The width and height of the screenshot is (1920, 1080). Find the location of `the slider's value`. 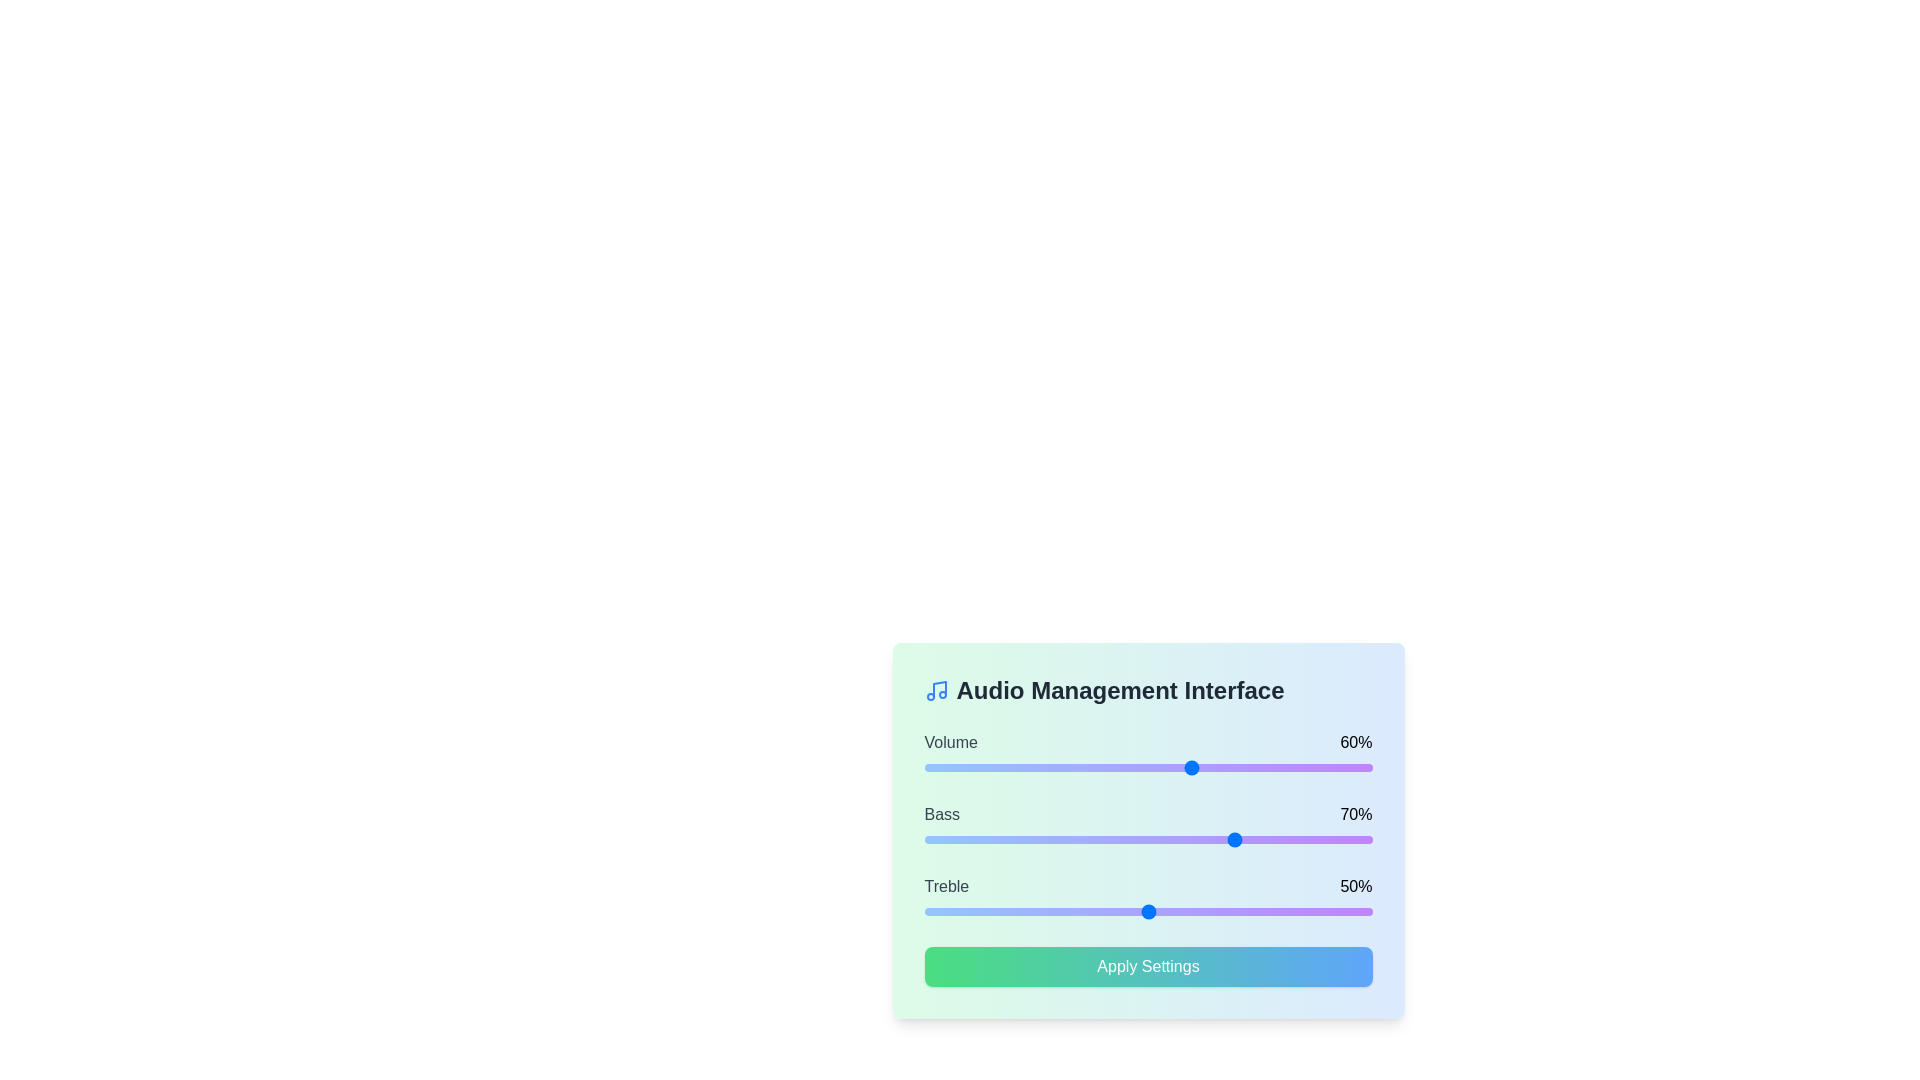

the slider's value is located at coordinates (1107, 766).